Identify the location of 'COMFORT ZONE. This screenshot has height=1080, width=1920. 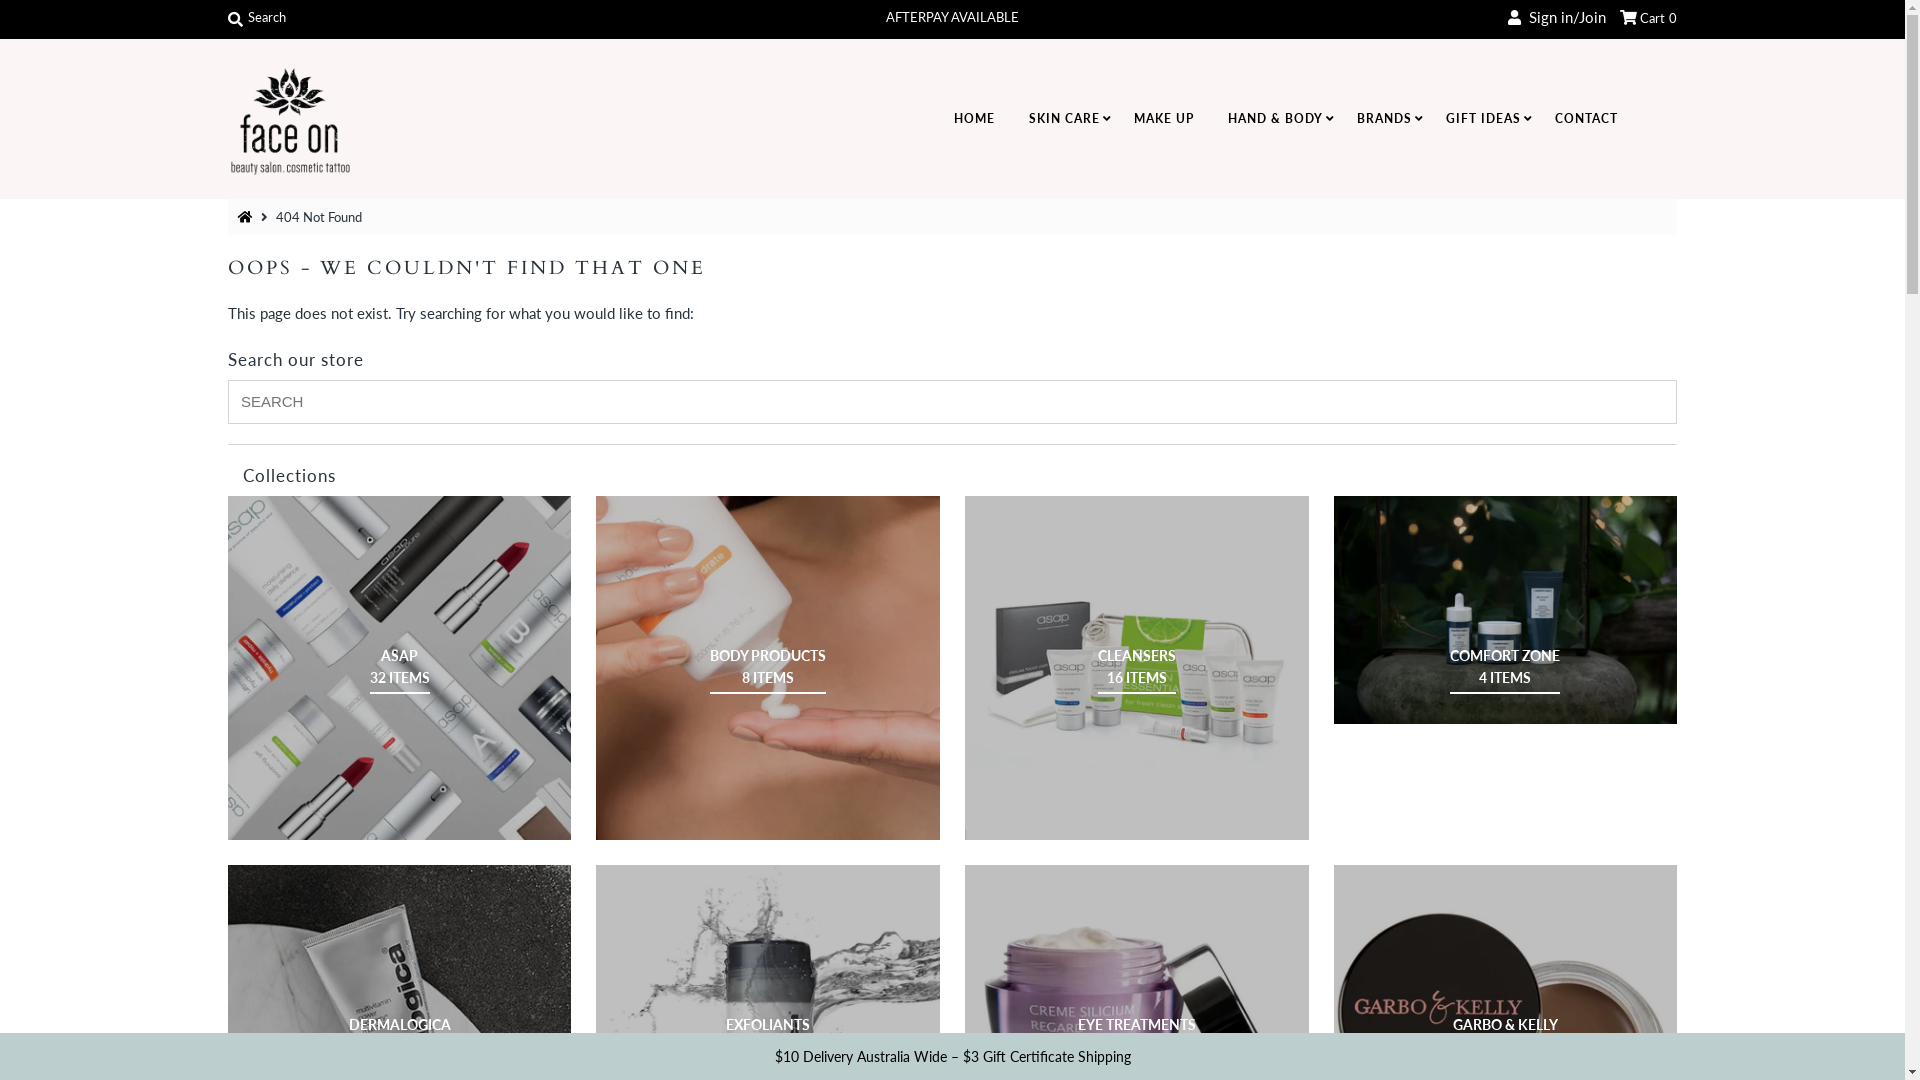
(1505, 667).